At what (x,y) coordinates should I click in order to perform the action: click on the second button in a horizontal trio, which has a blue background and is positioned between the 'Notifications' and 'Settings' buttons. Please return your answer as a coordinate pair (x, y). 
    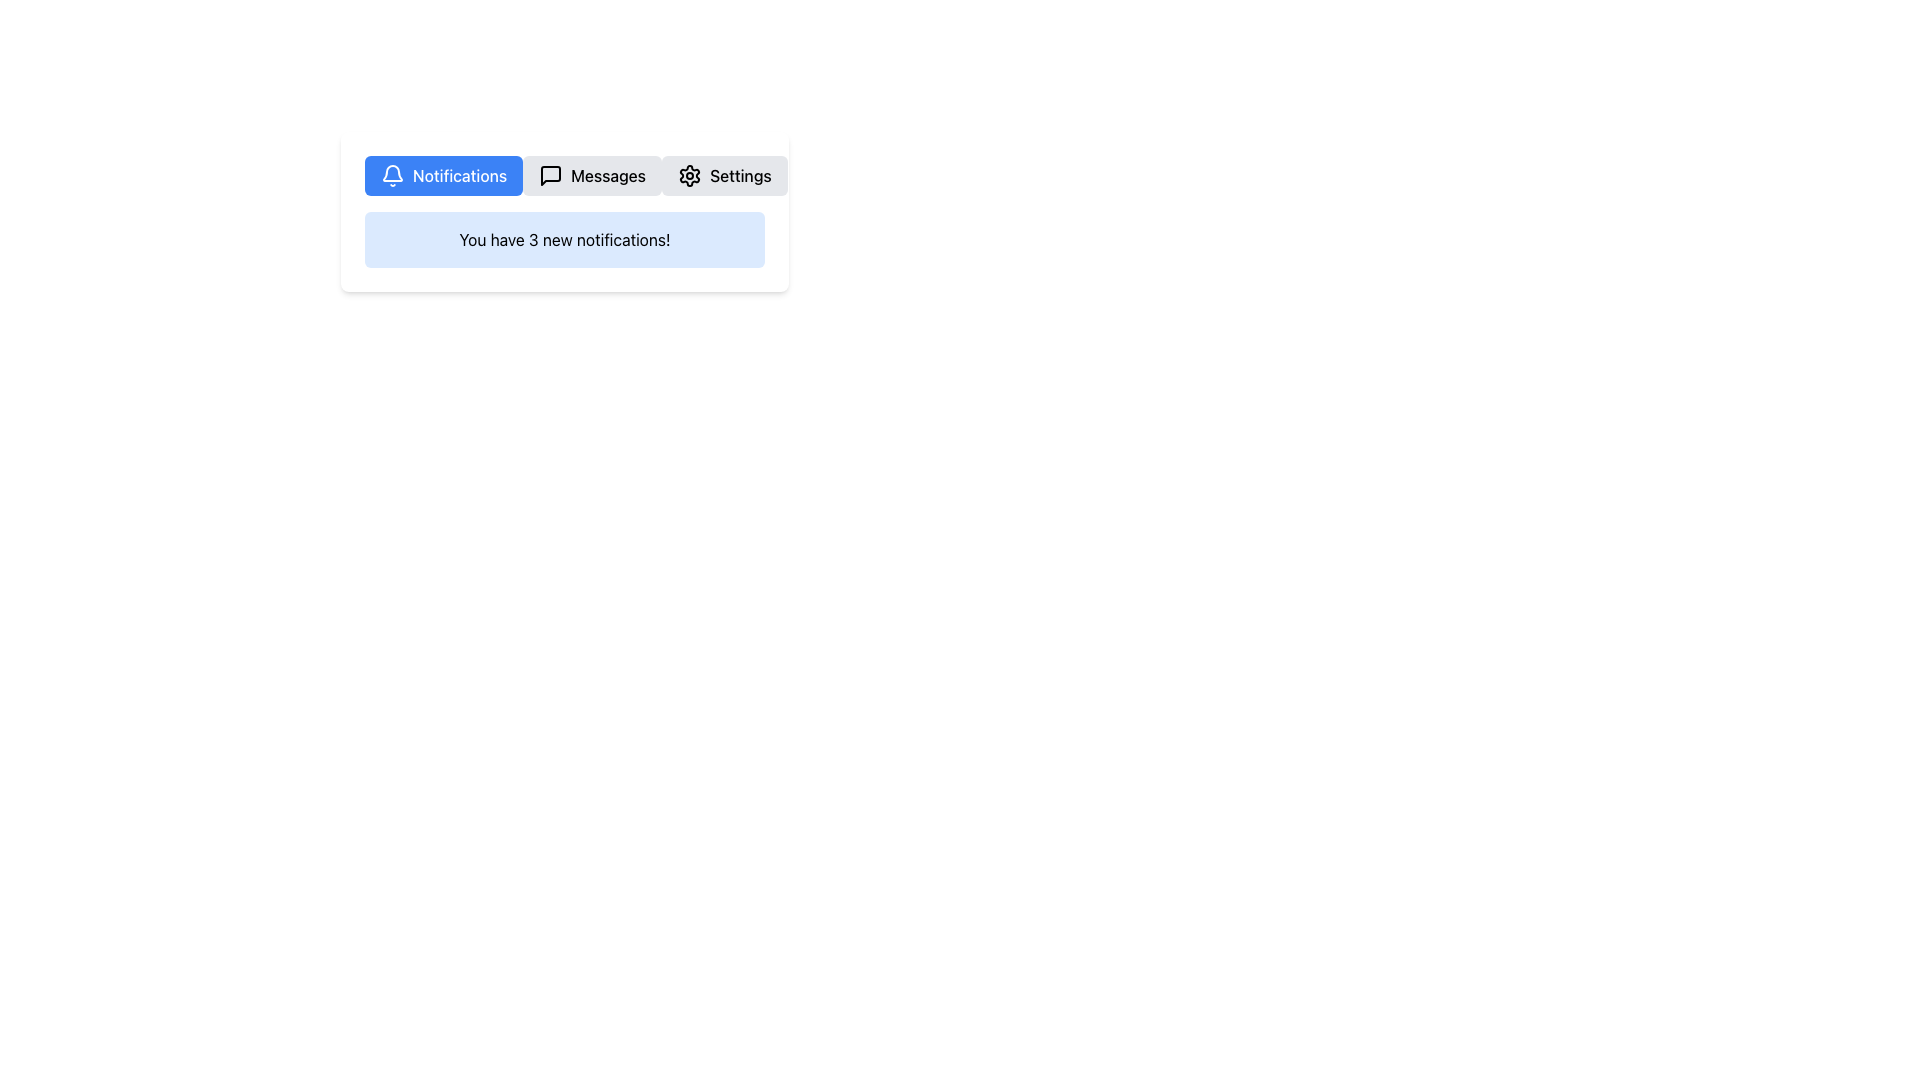
    Looking at the image, I should click on (591, 175).